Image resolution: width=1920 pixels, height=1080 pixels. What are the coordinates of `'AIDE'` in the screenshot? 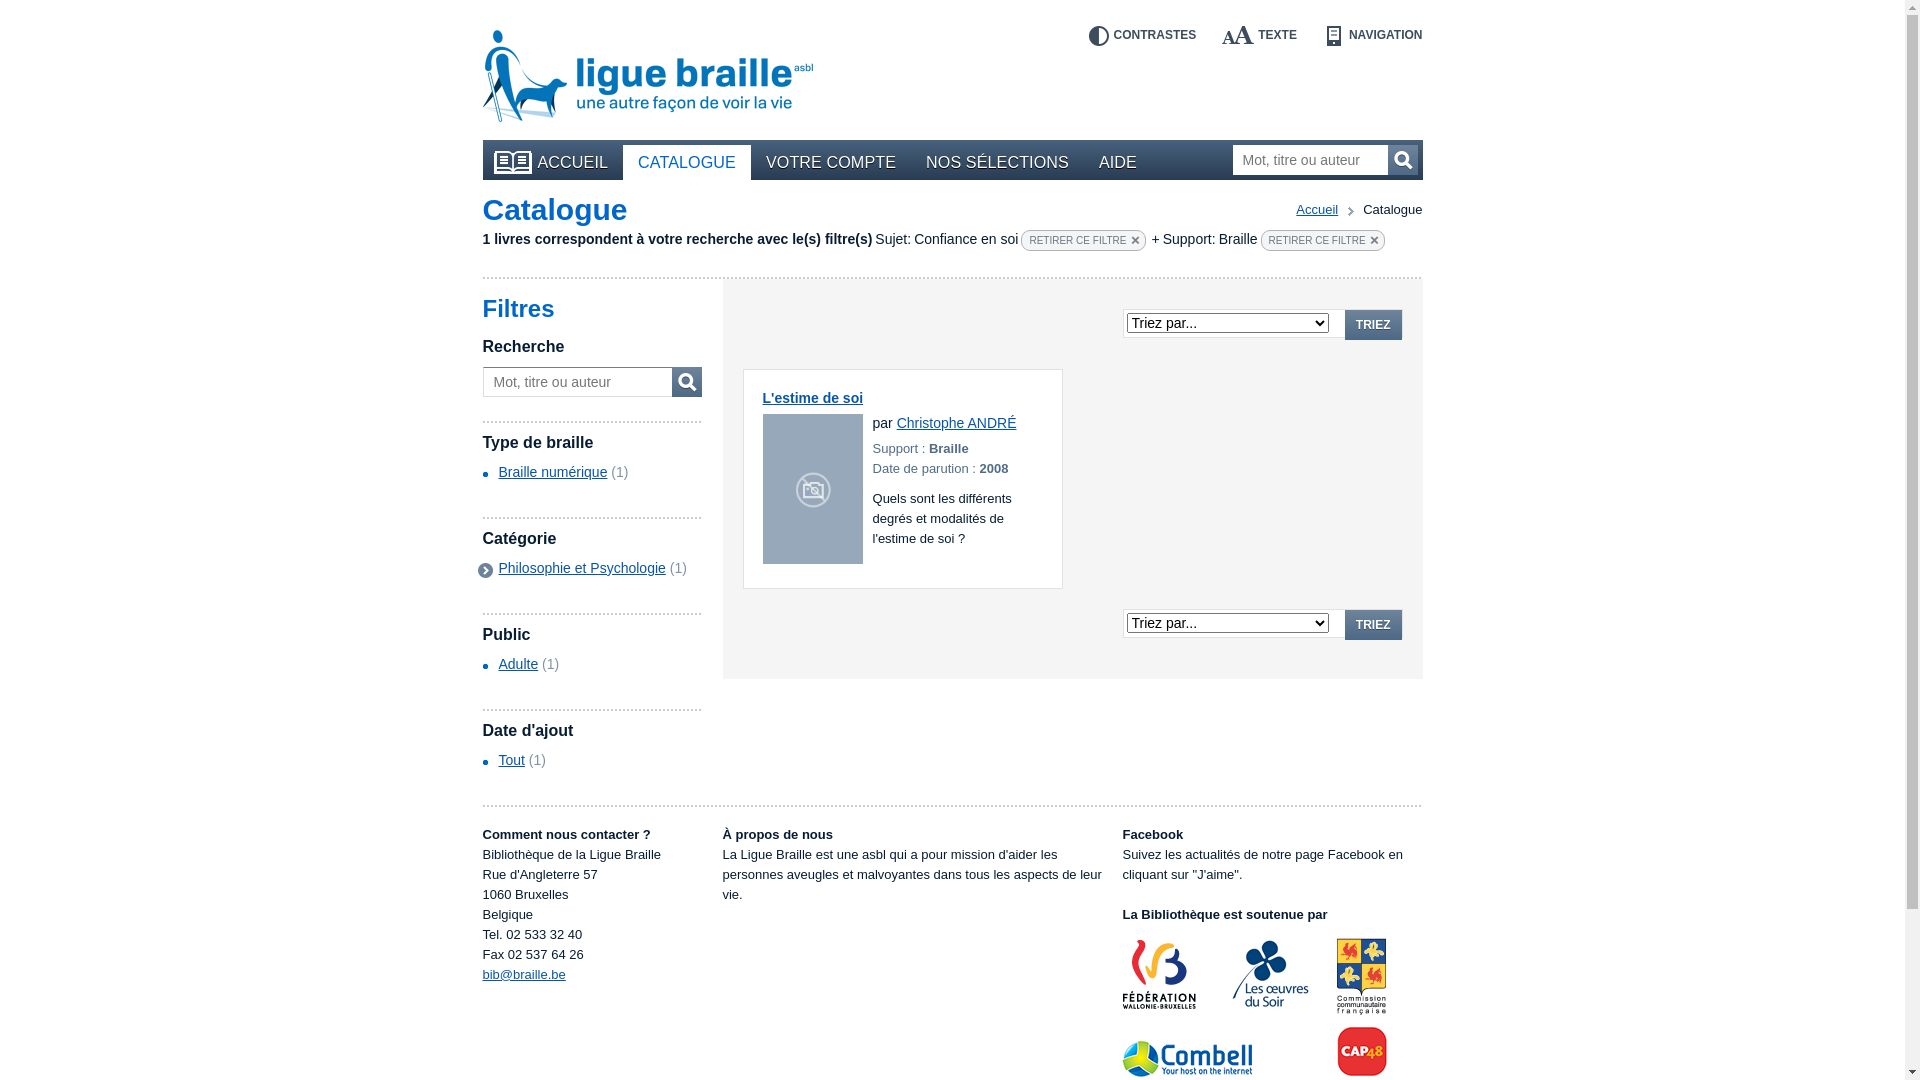 It's located at (1117, 161).